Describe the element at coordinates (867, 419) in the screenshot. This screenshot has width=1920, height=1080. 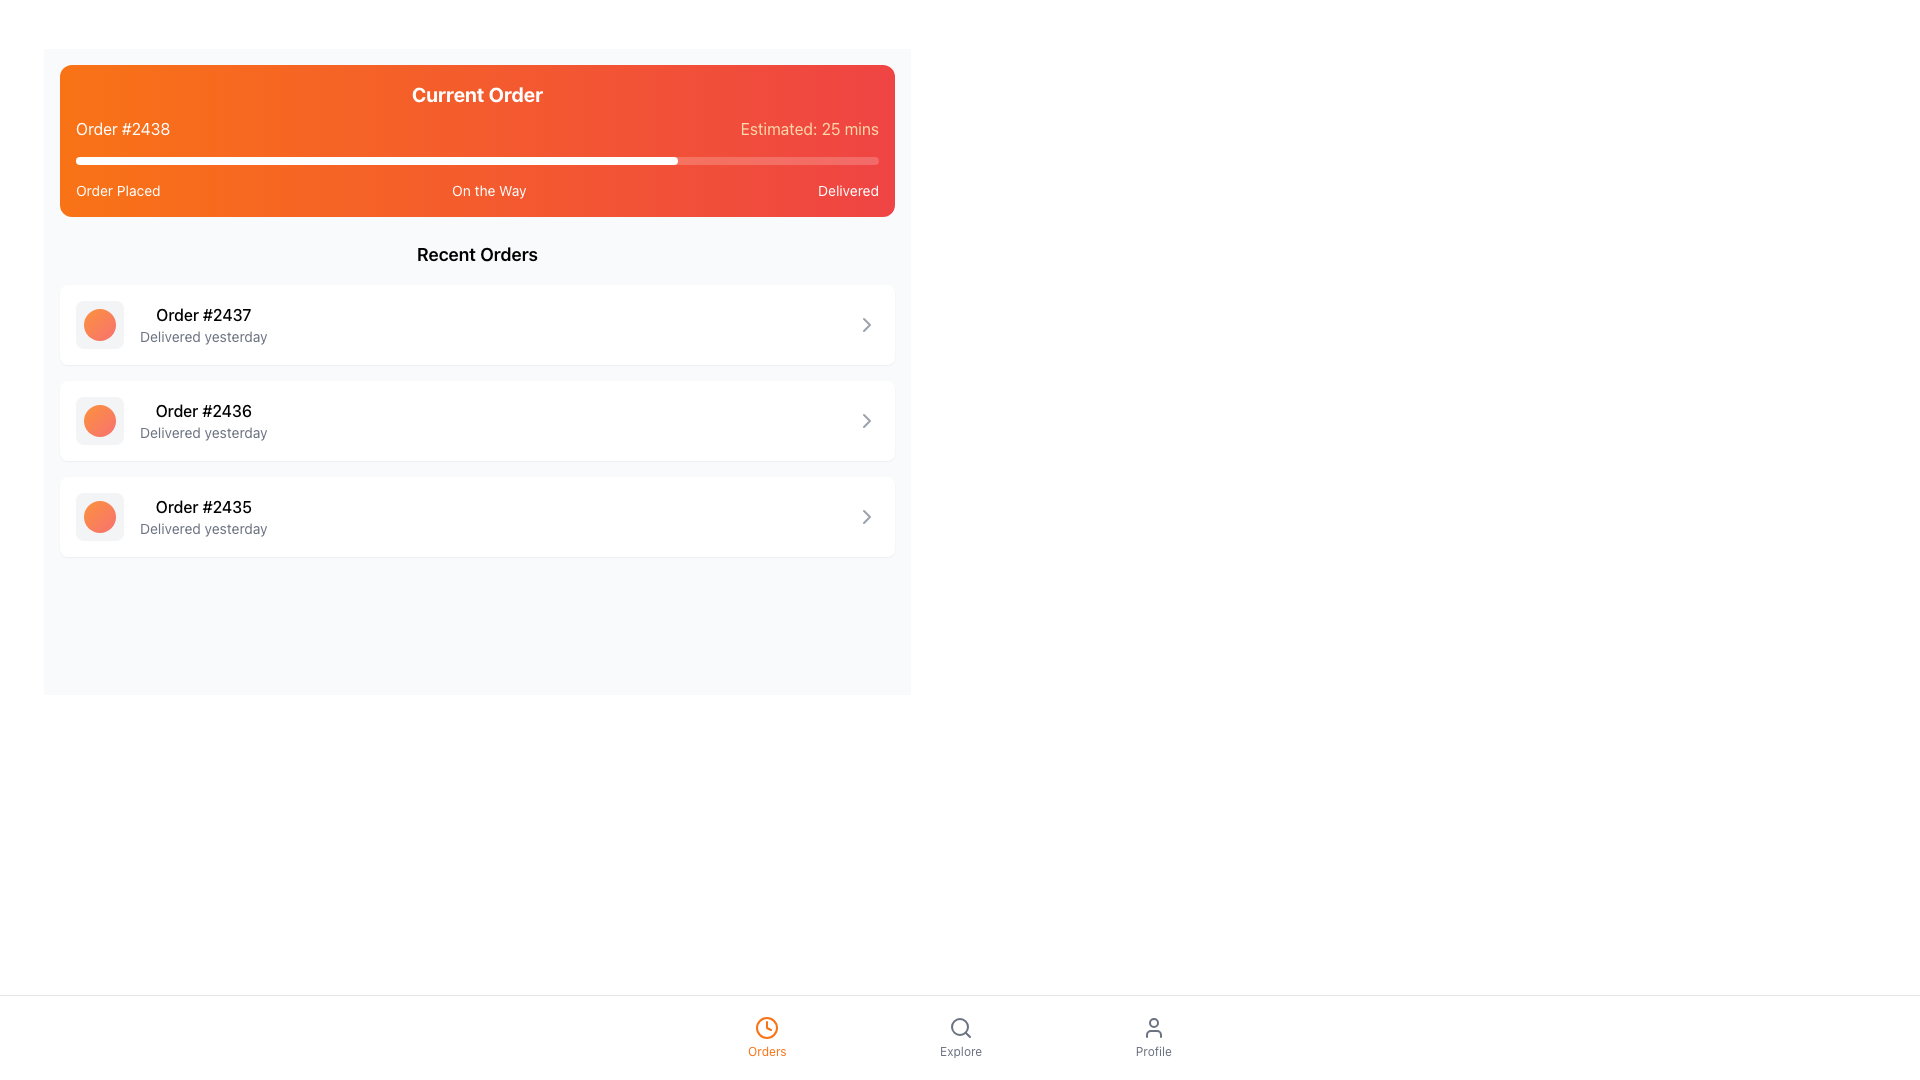
I see `the chevron-right icon located at the rightmost end of the third item in the 'Recent Orders' list, which is a light gray arrow indicating navigation` at that location.